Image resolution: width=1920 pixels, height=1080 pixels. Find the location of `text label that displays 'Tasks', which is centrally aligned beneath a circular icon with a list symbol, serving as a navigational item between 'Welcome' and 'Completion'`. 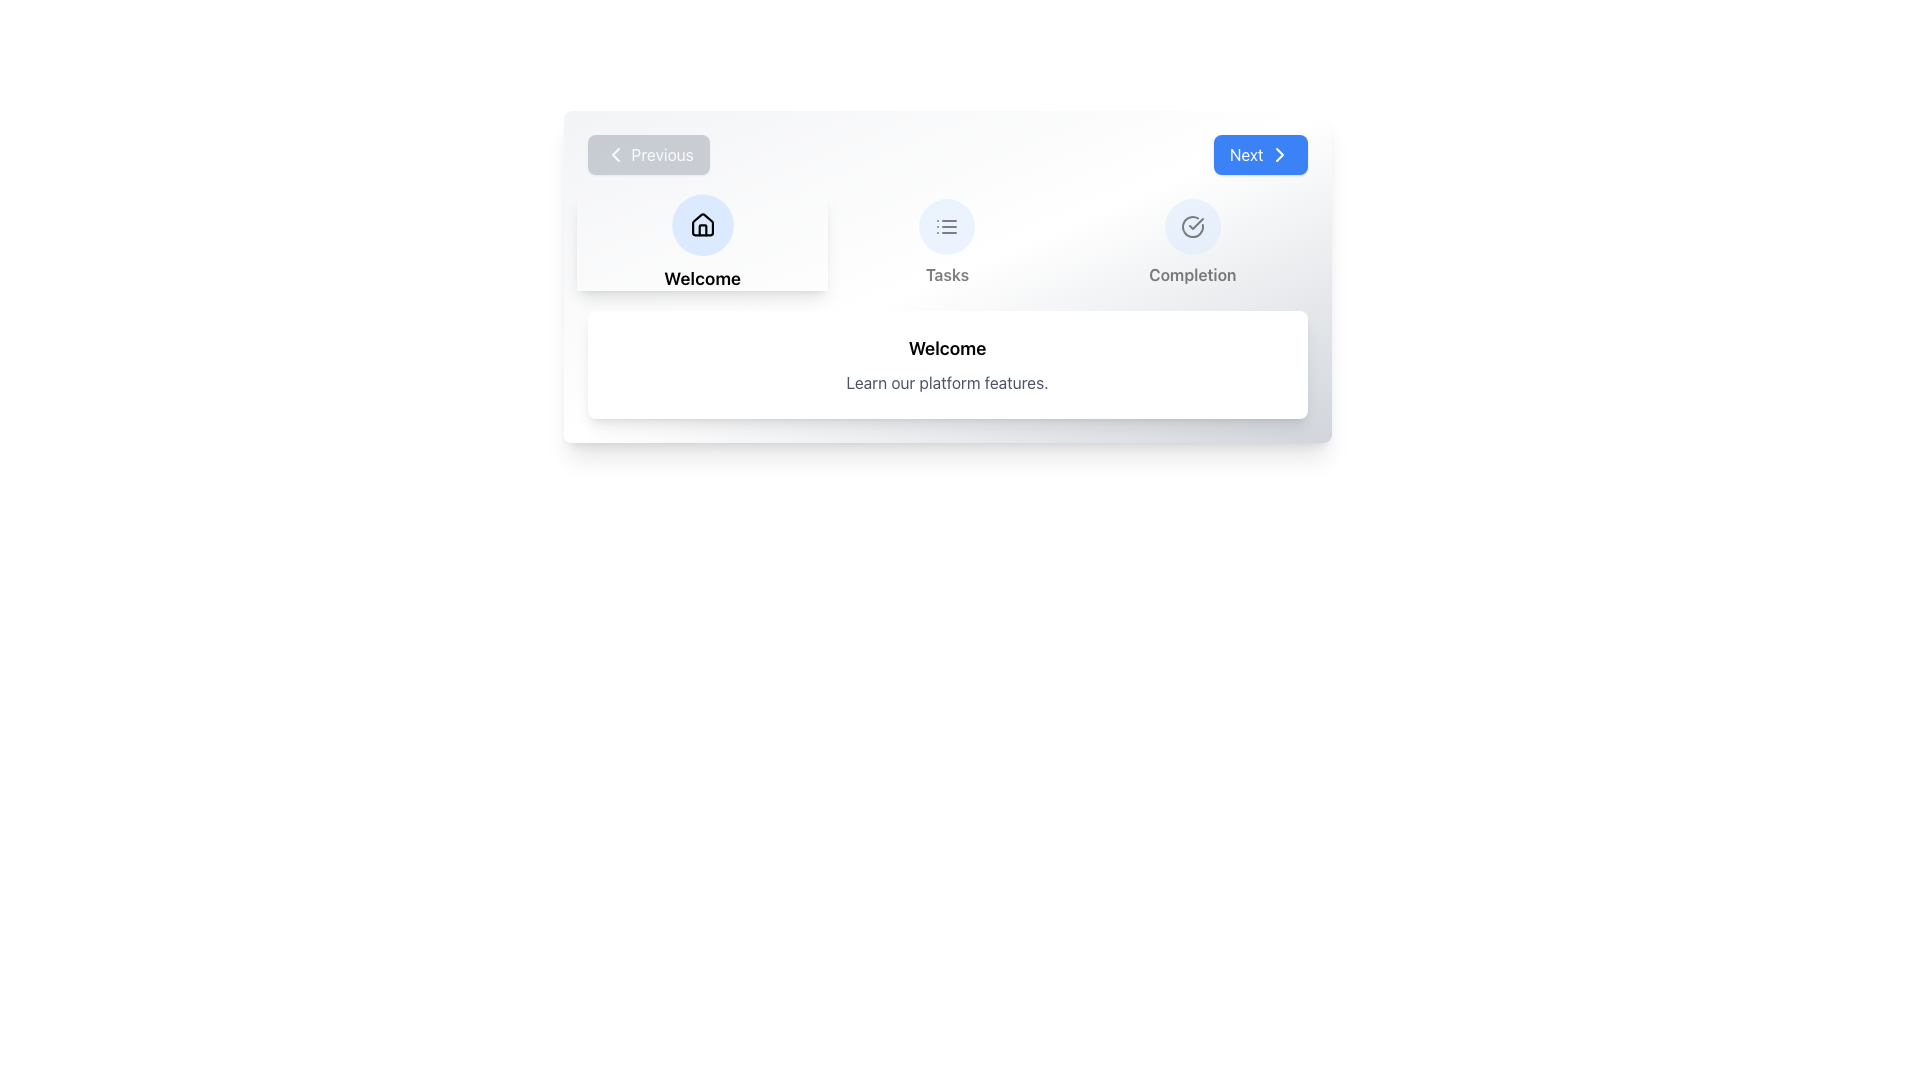

text label that displays 'Tasks', which is centrally aligned beneath a circular icon with a list symbol, serving as a navigational item between 'Welcome' and 'Completion' is located at coordinates (946, 274).